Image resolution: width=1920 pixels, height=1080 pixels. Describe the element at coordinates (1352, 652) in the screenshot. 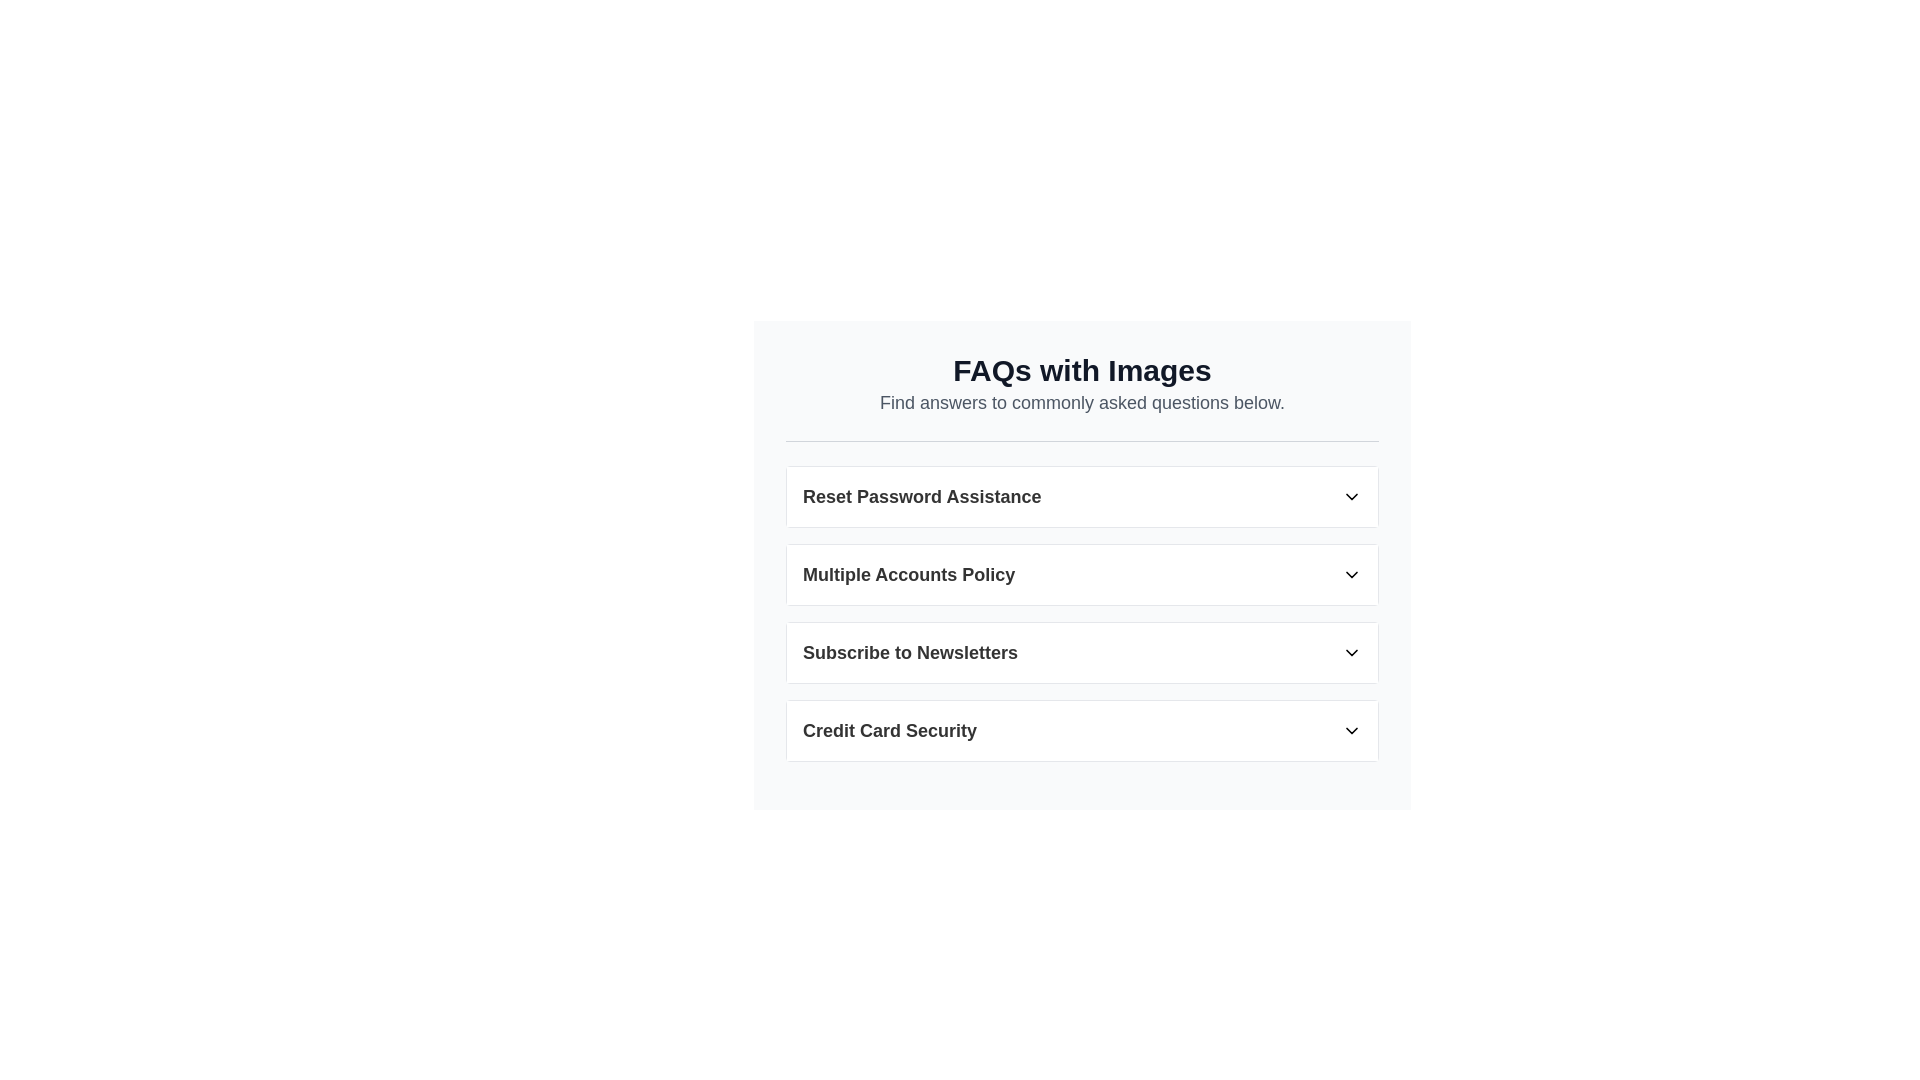

I see `the Chevron icon located to the far right of the 'Subscribe to Newsletters' section` at that location.